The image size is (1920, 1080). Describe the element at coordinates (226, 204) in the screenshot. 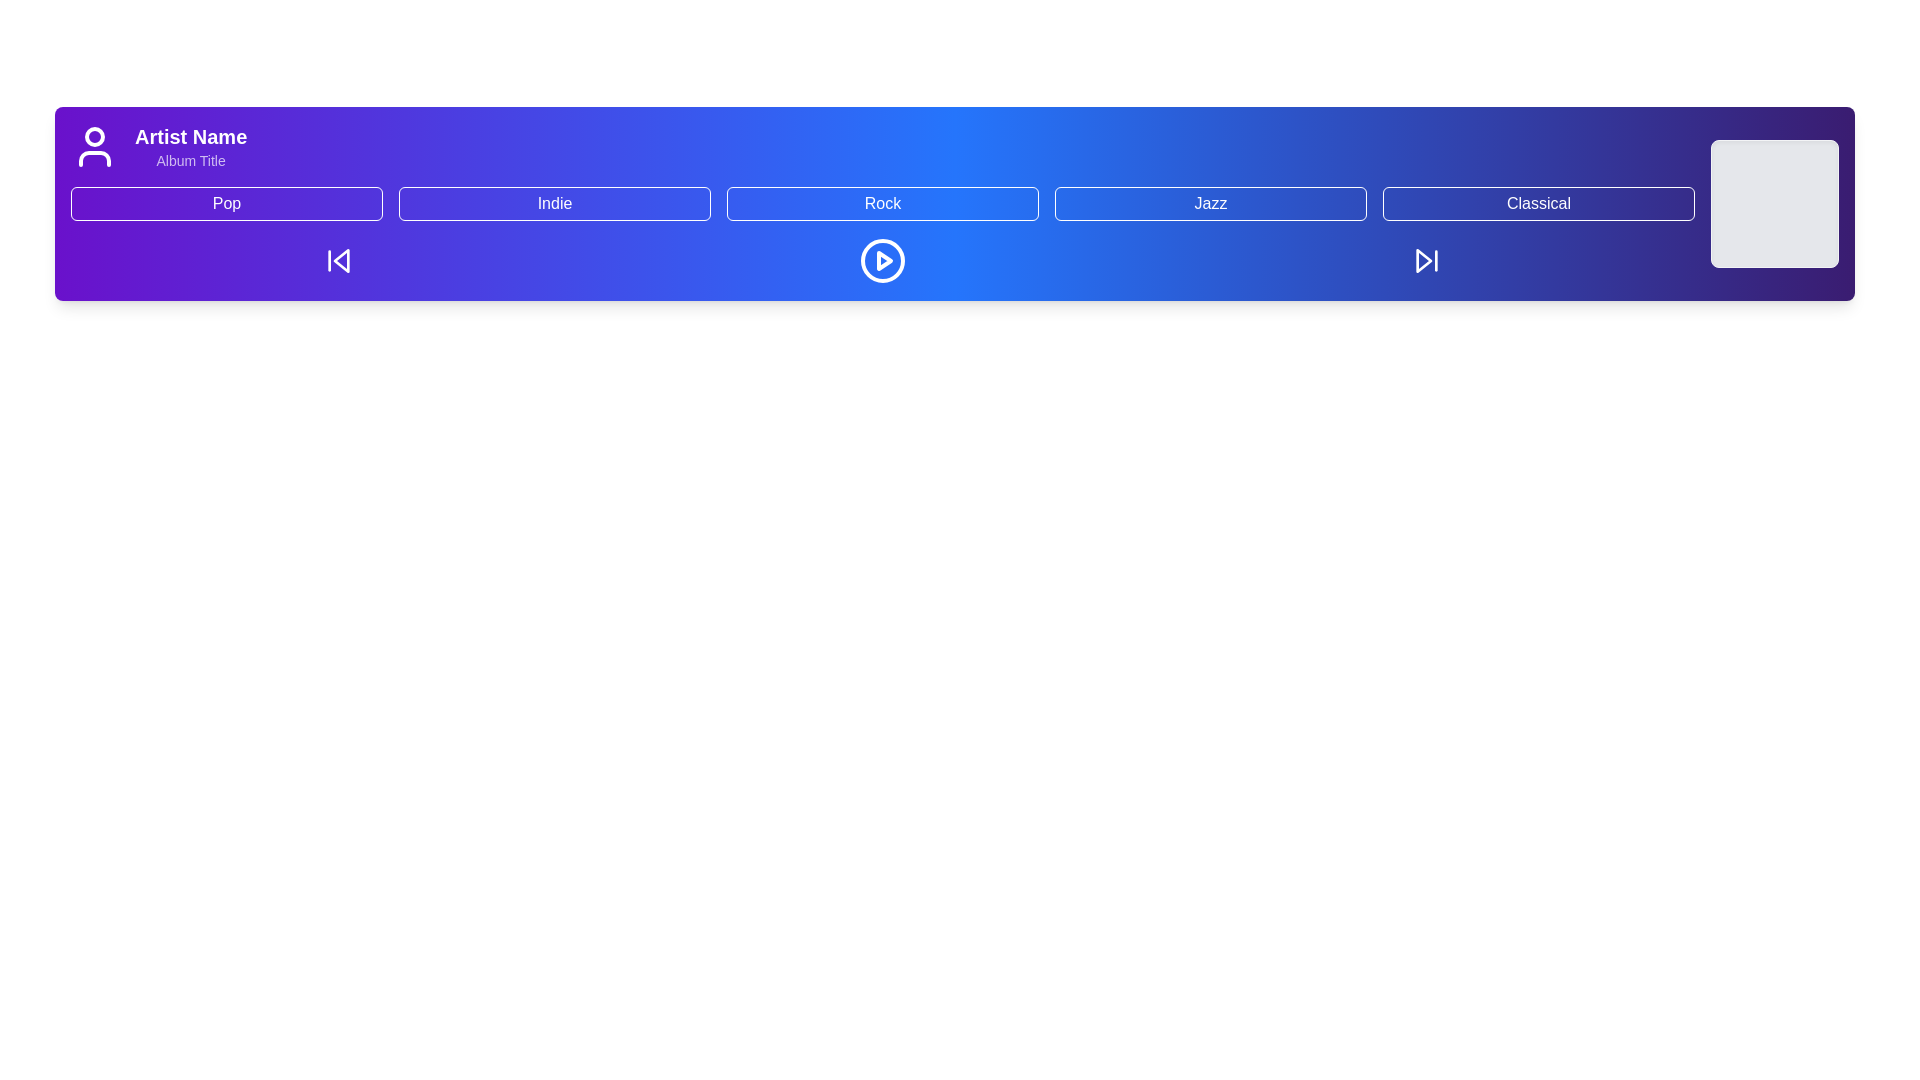

I see `the first button in the horizontal row` at that location.